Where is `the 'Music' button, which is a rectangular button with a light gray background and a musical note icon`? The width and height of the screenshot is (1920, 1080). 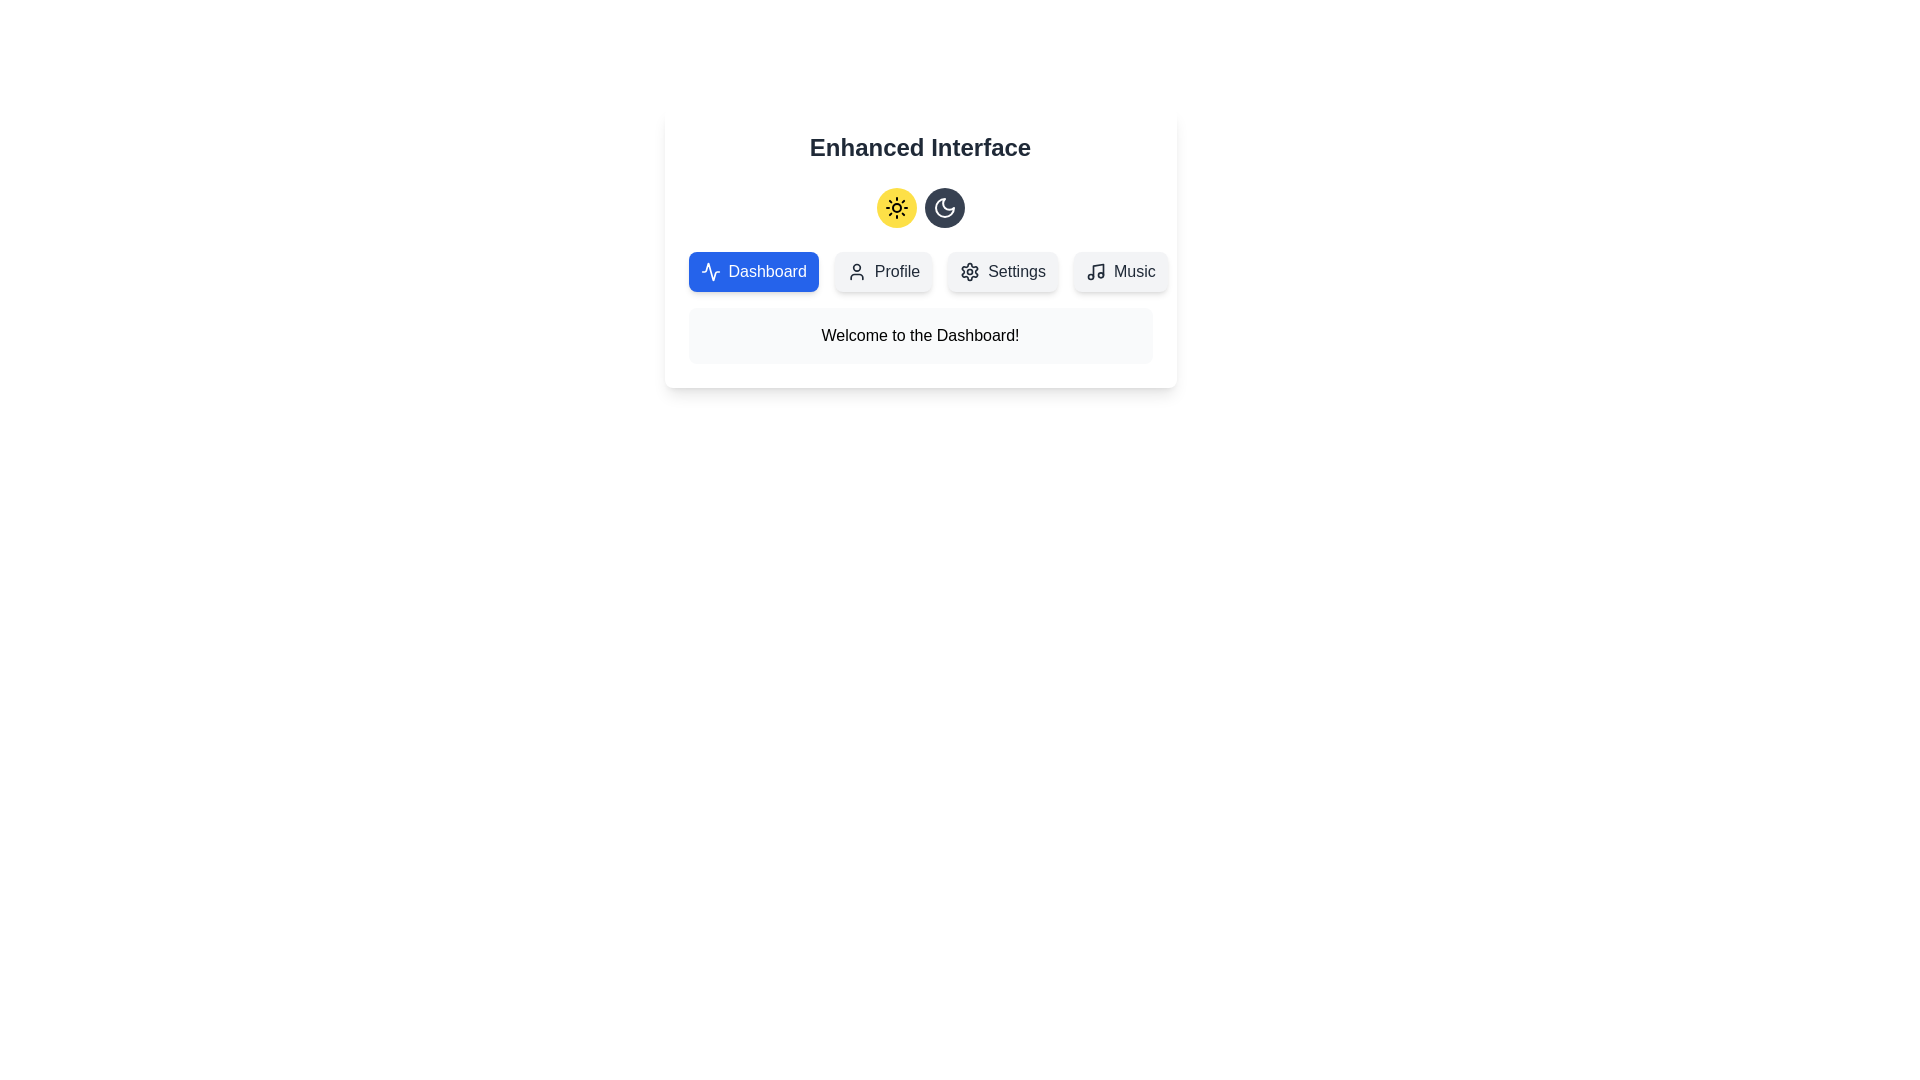
the 'Music' button, which is a rectangular button with a light gray background and a musical note icon is located at coordinates (1120, 272).